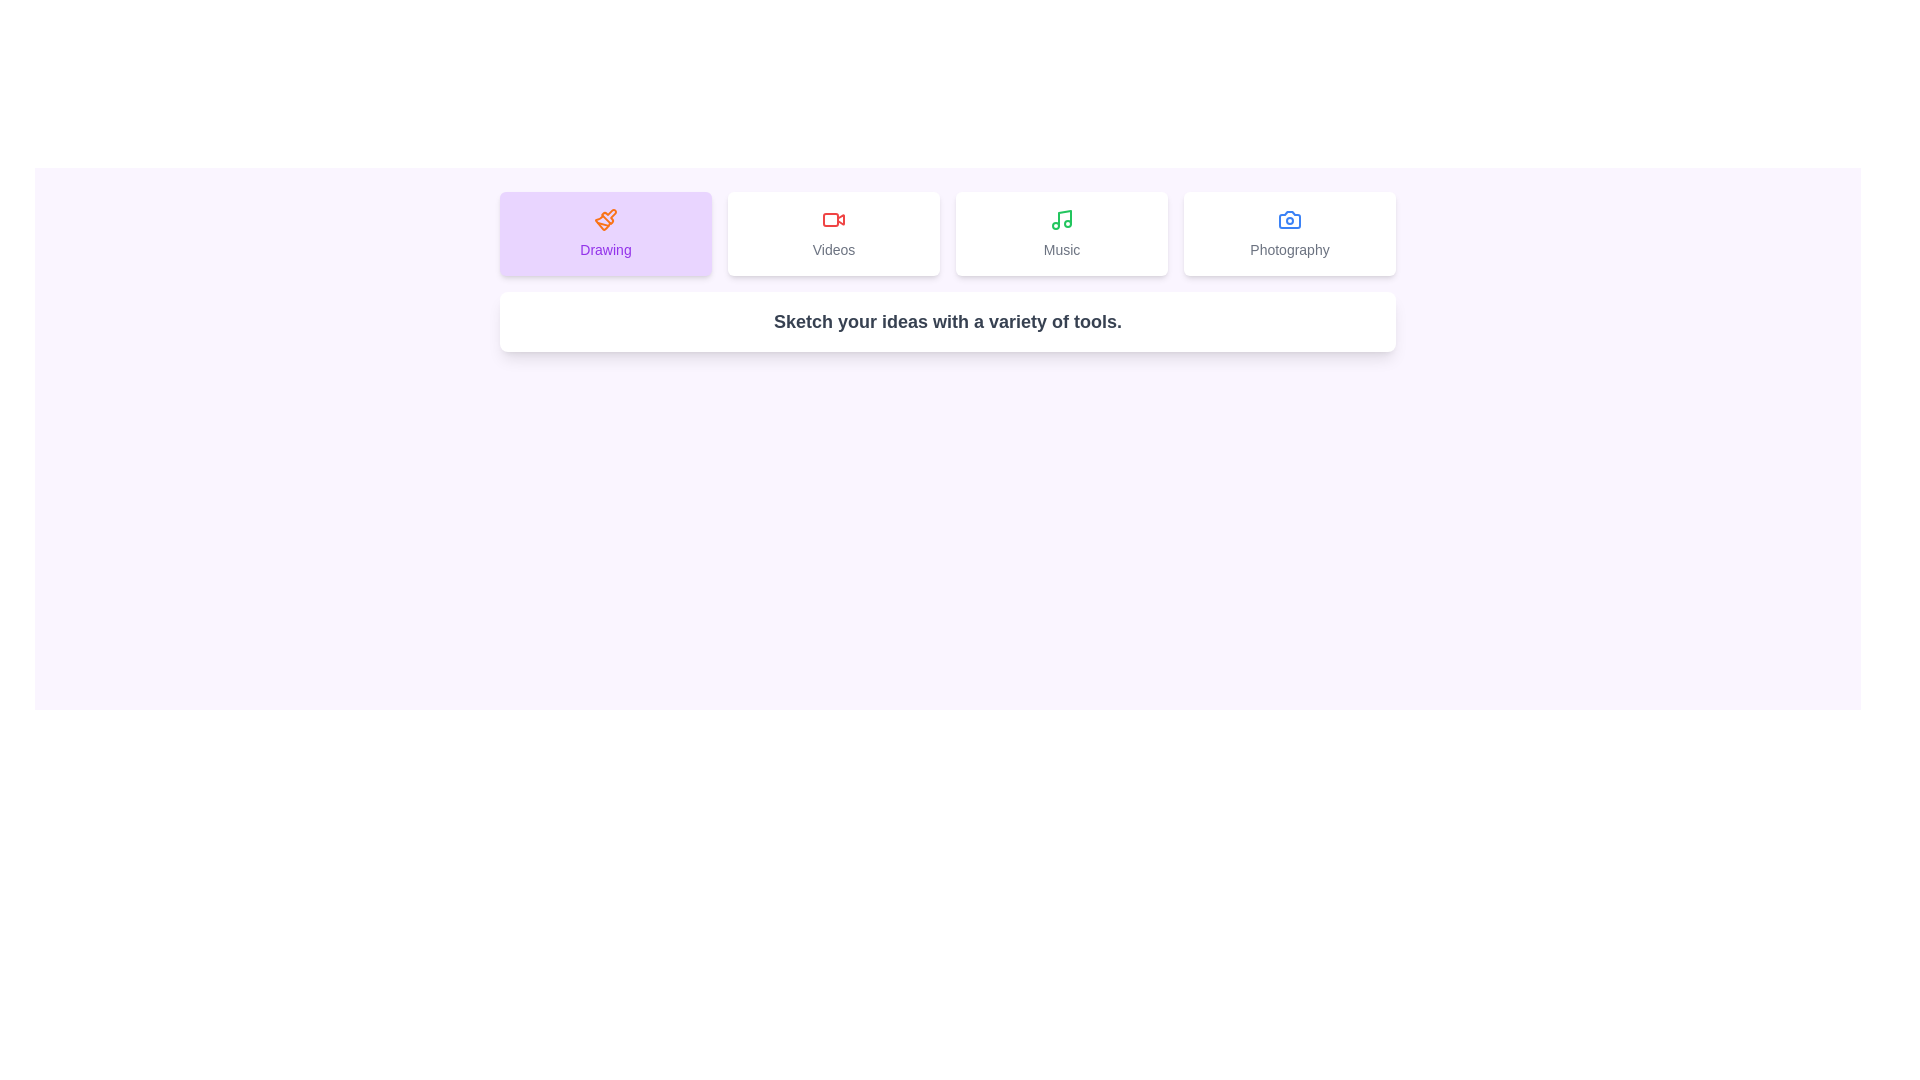  Describe the element at coordinates (834, 233) in the screenshot. I see `the tab labeled Videos to preview its hover effect` at that location.